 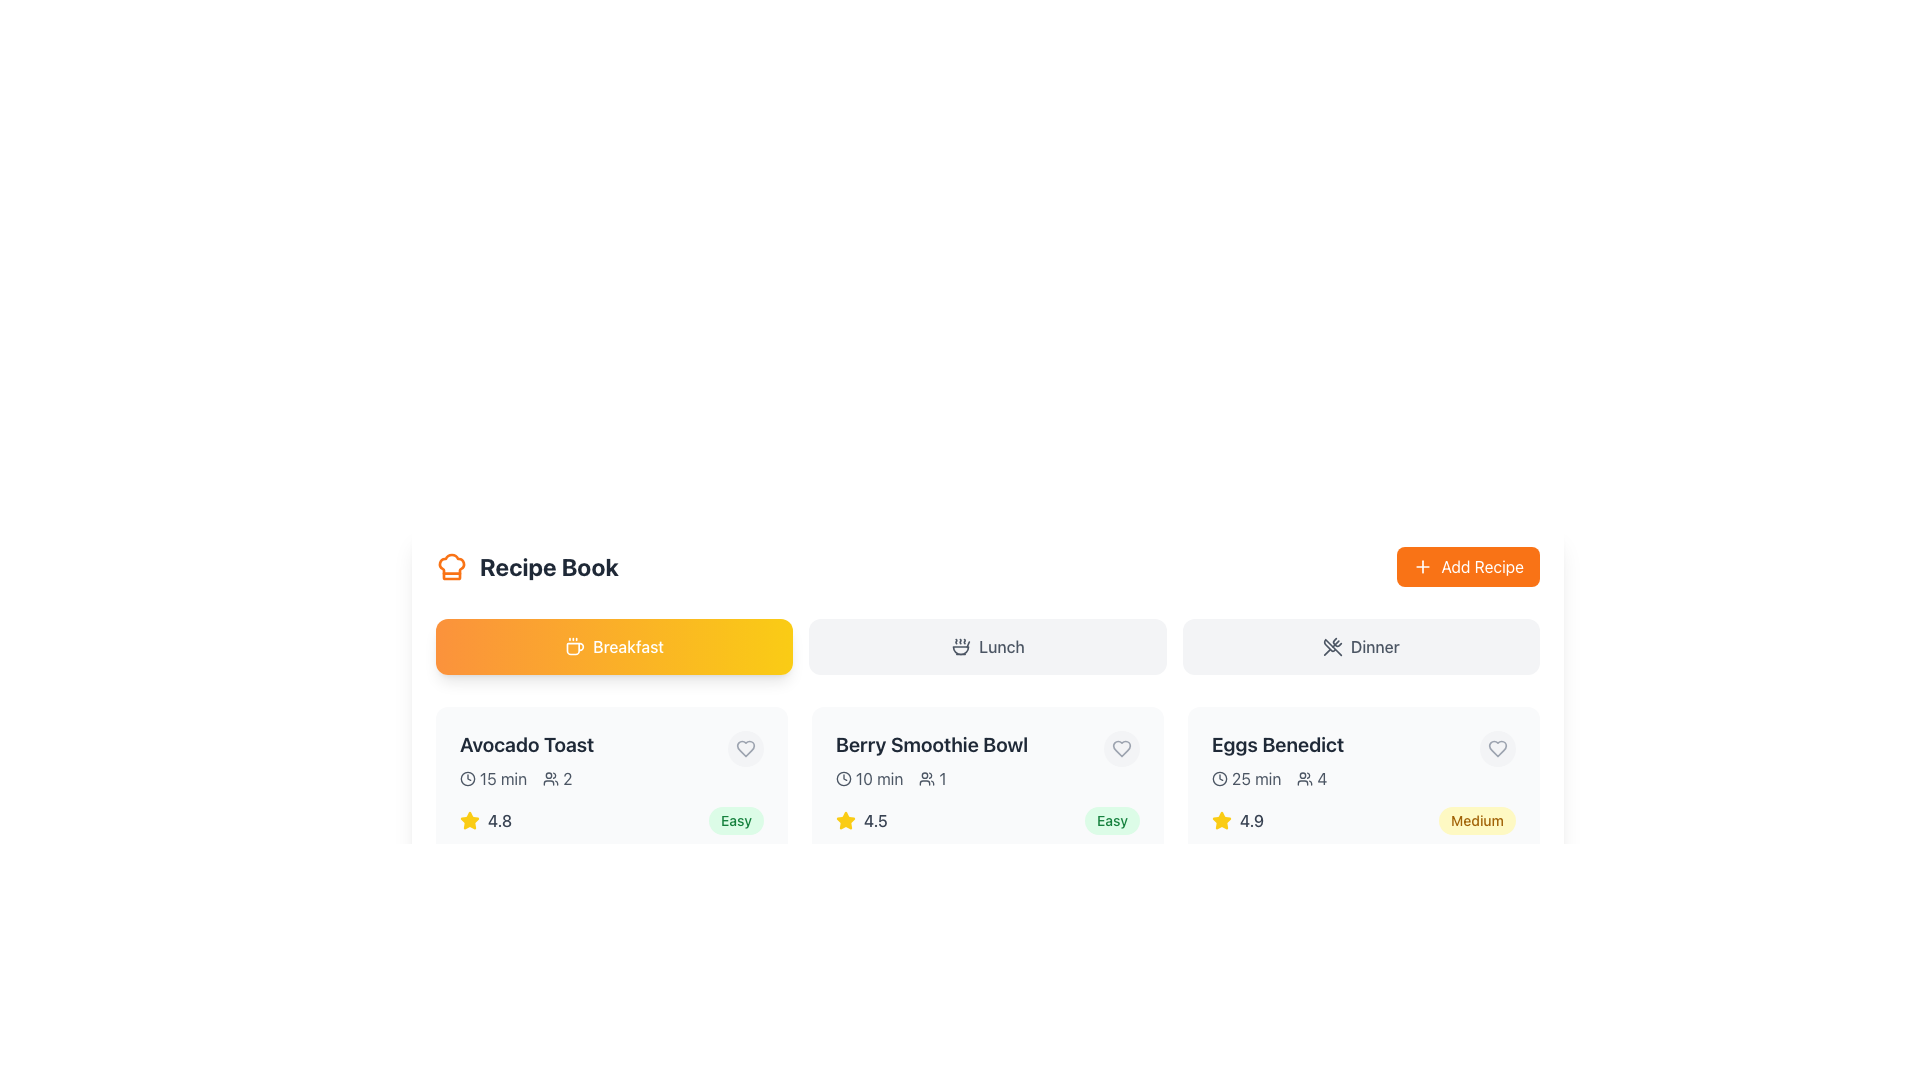 I want to click on the cooking time icon for 'Avocado Toast', which visually signifies the preparation duration of '15 min', so click(x=466, y=778).